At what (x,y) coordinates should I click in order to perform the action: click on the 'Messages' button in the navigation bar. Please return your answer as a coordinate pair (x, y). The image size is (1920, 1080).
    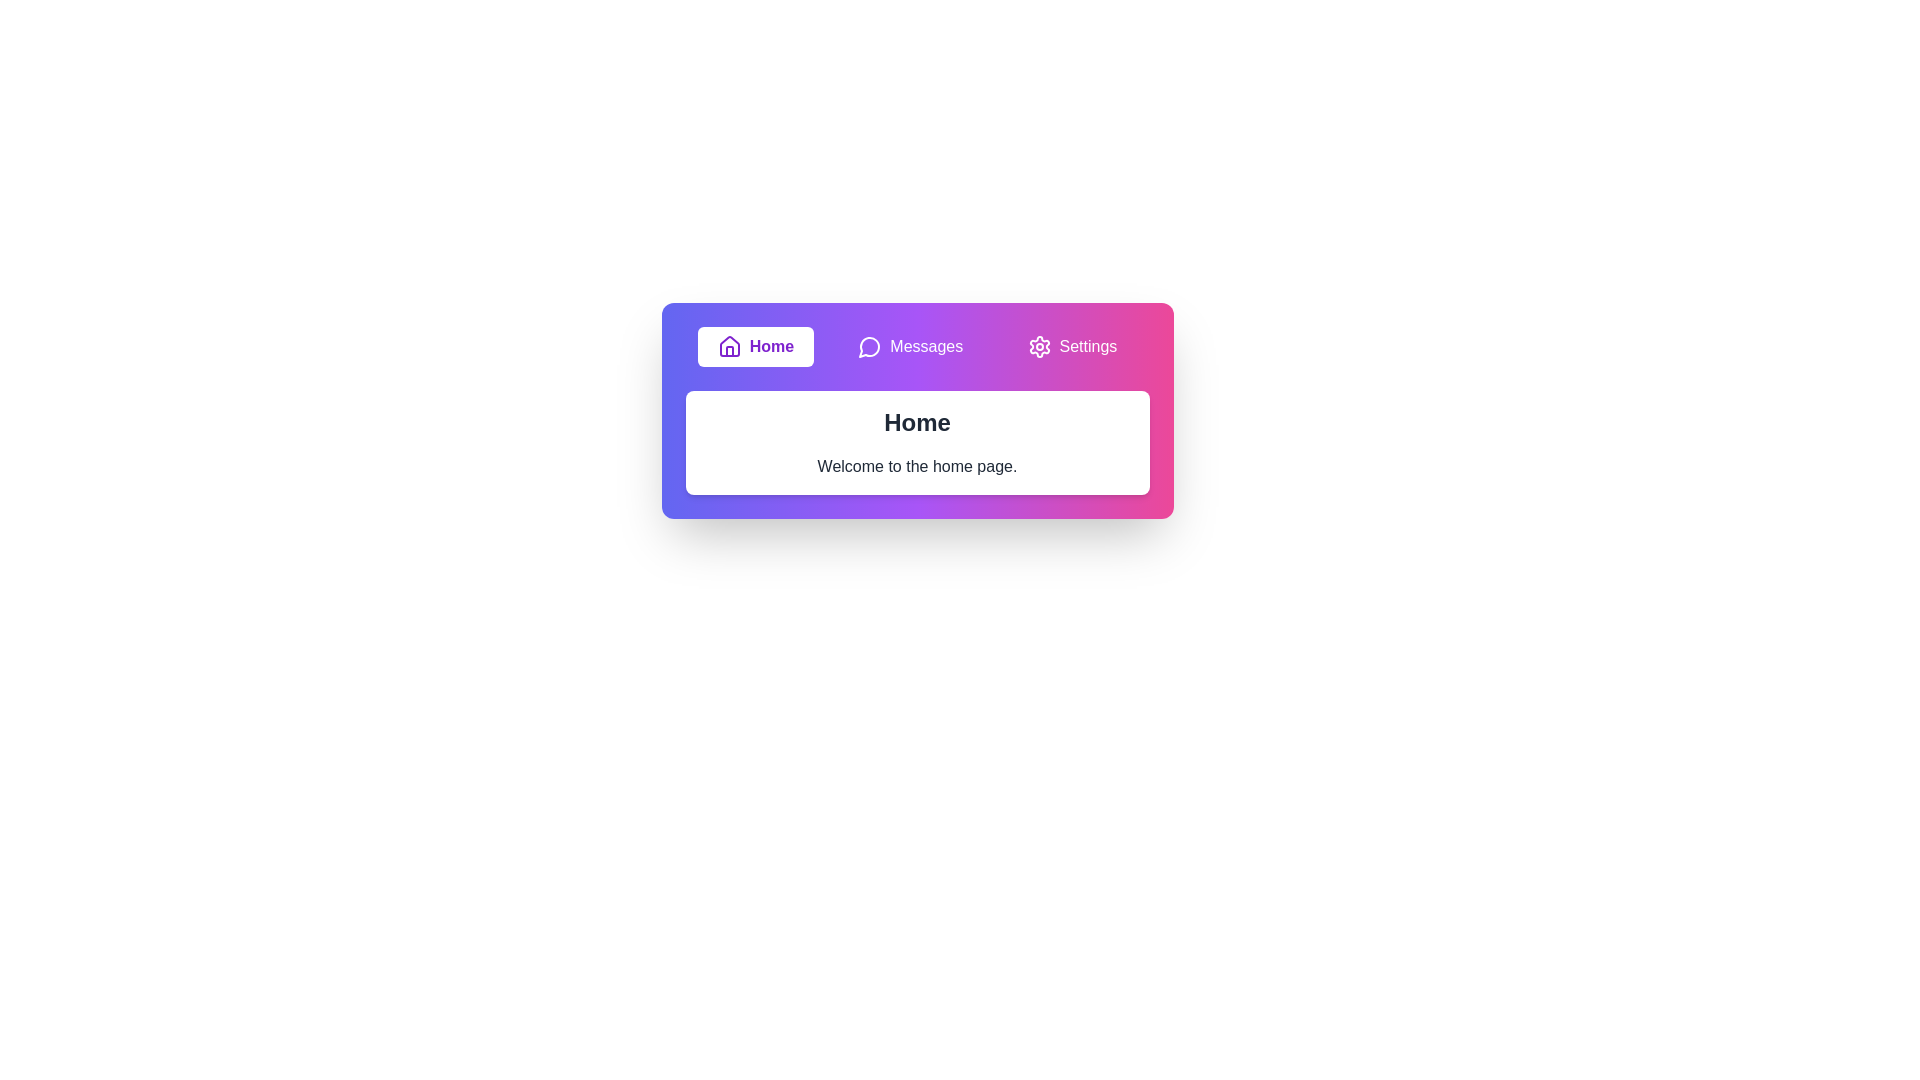
    Looking at the image, I should click on (909, 346).